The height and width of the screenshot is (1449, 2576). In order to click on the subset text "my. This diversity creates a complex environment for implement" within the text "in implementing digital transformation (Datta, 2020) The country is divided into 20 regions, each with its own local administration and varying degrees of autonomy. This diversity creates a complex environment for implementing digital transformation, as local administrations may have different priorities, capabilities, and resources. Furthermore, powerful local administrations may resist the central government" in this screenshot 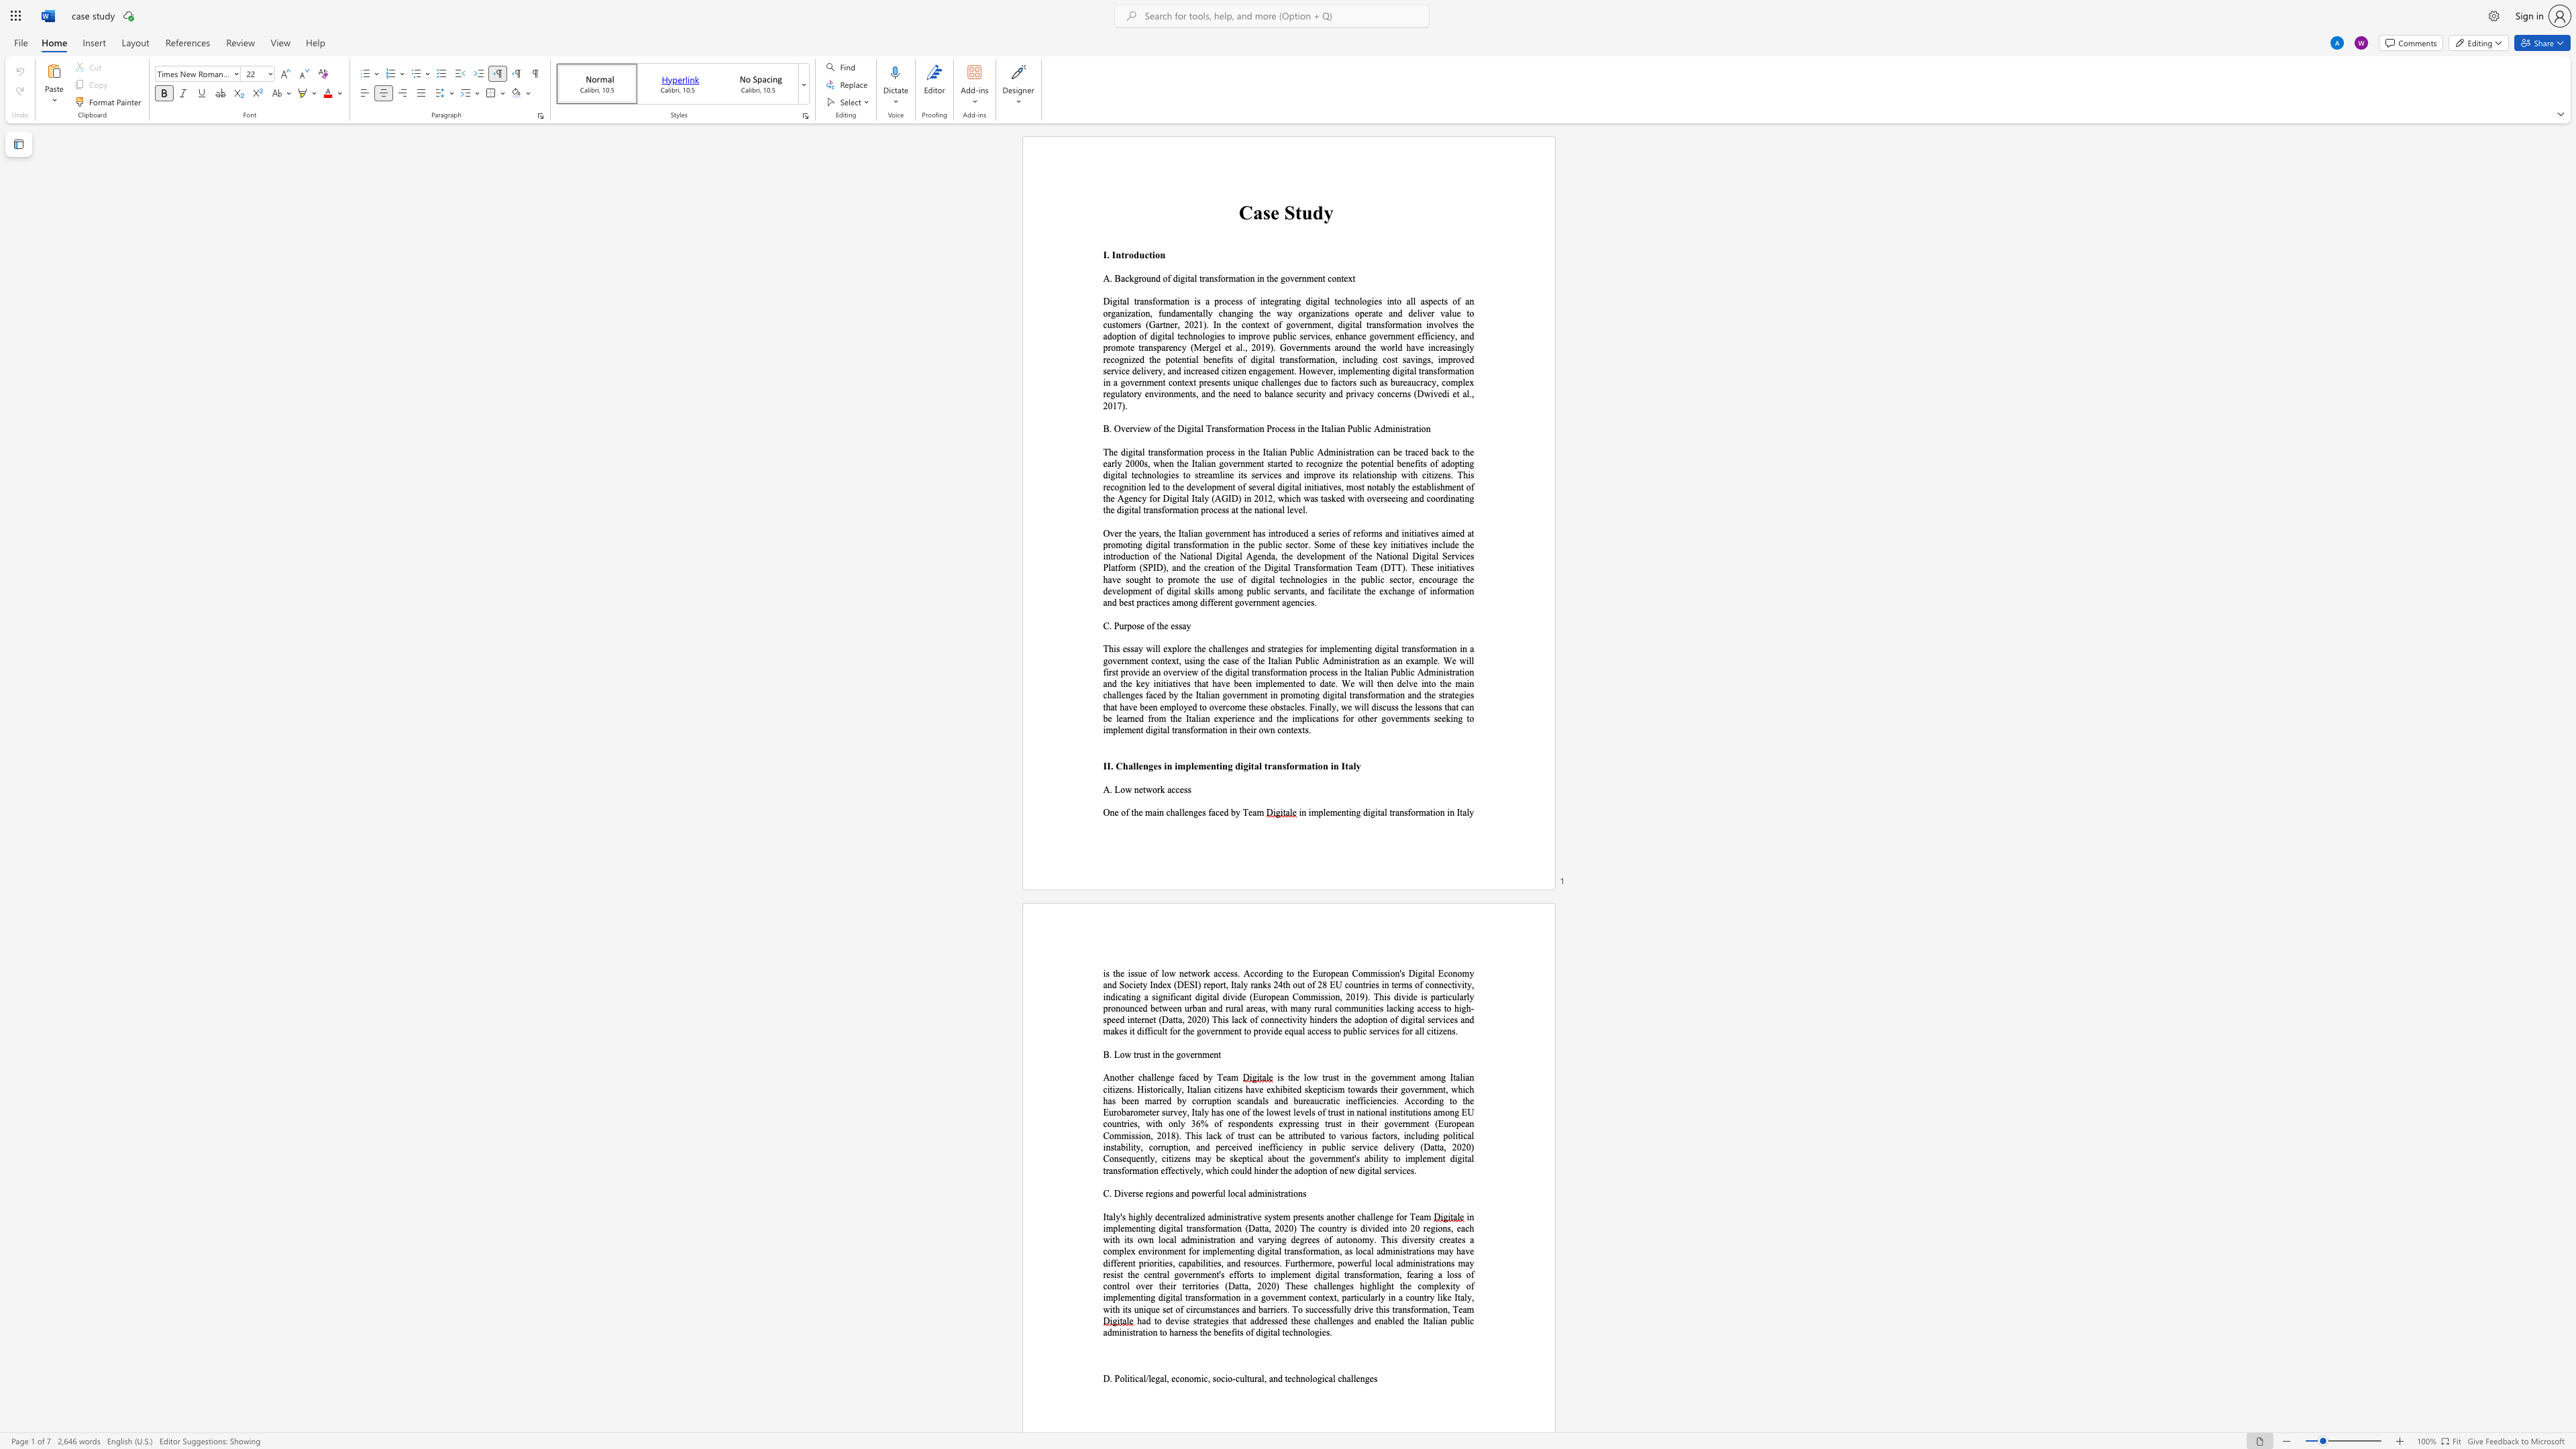, I will do `click(1361, 1239)`.